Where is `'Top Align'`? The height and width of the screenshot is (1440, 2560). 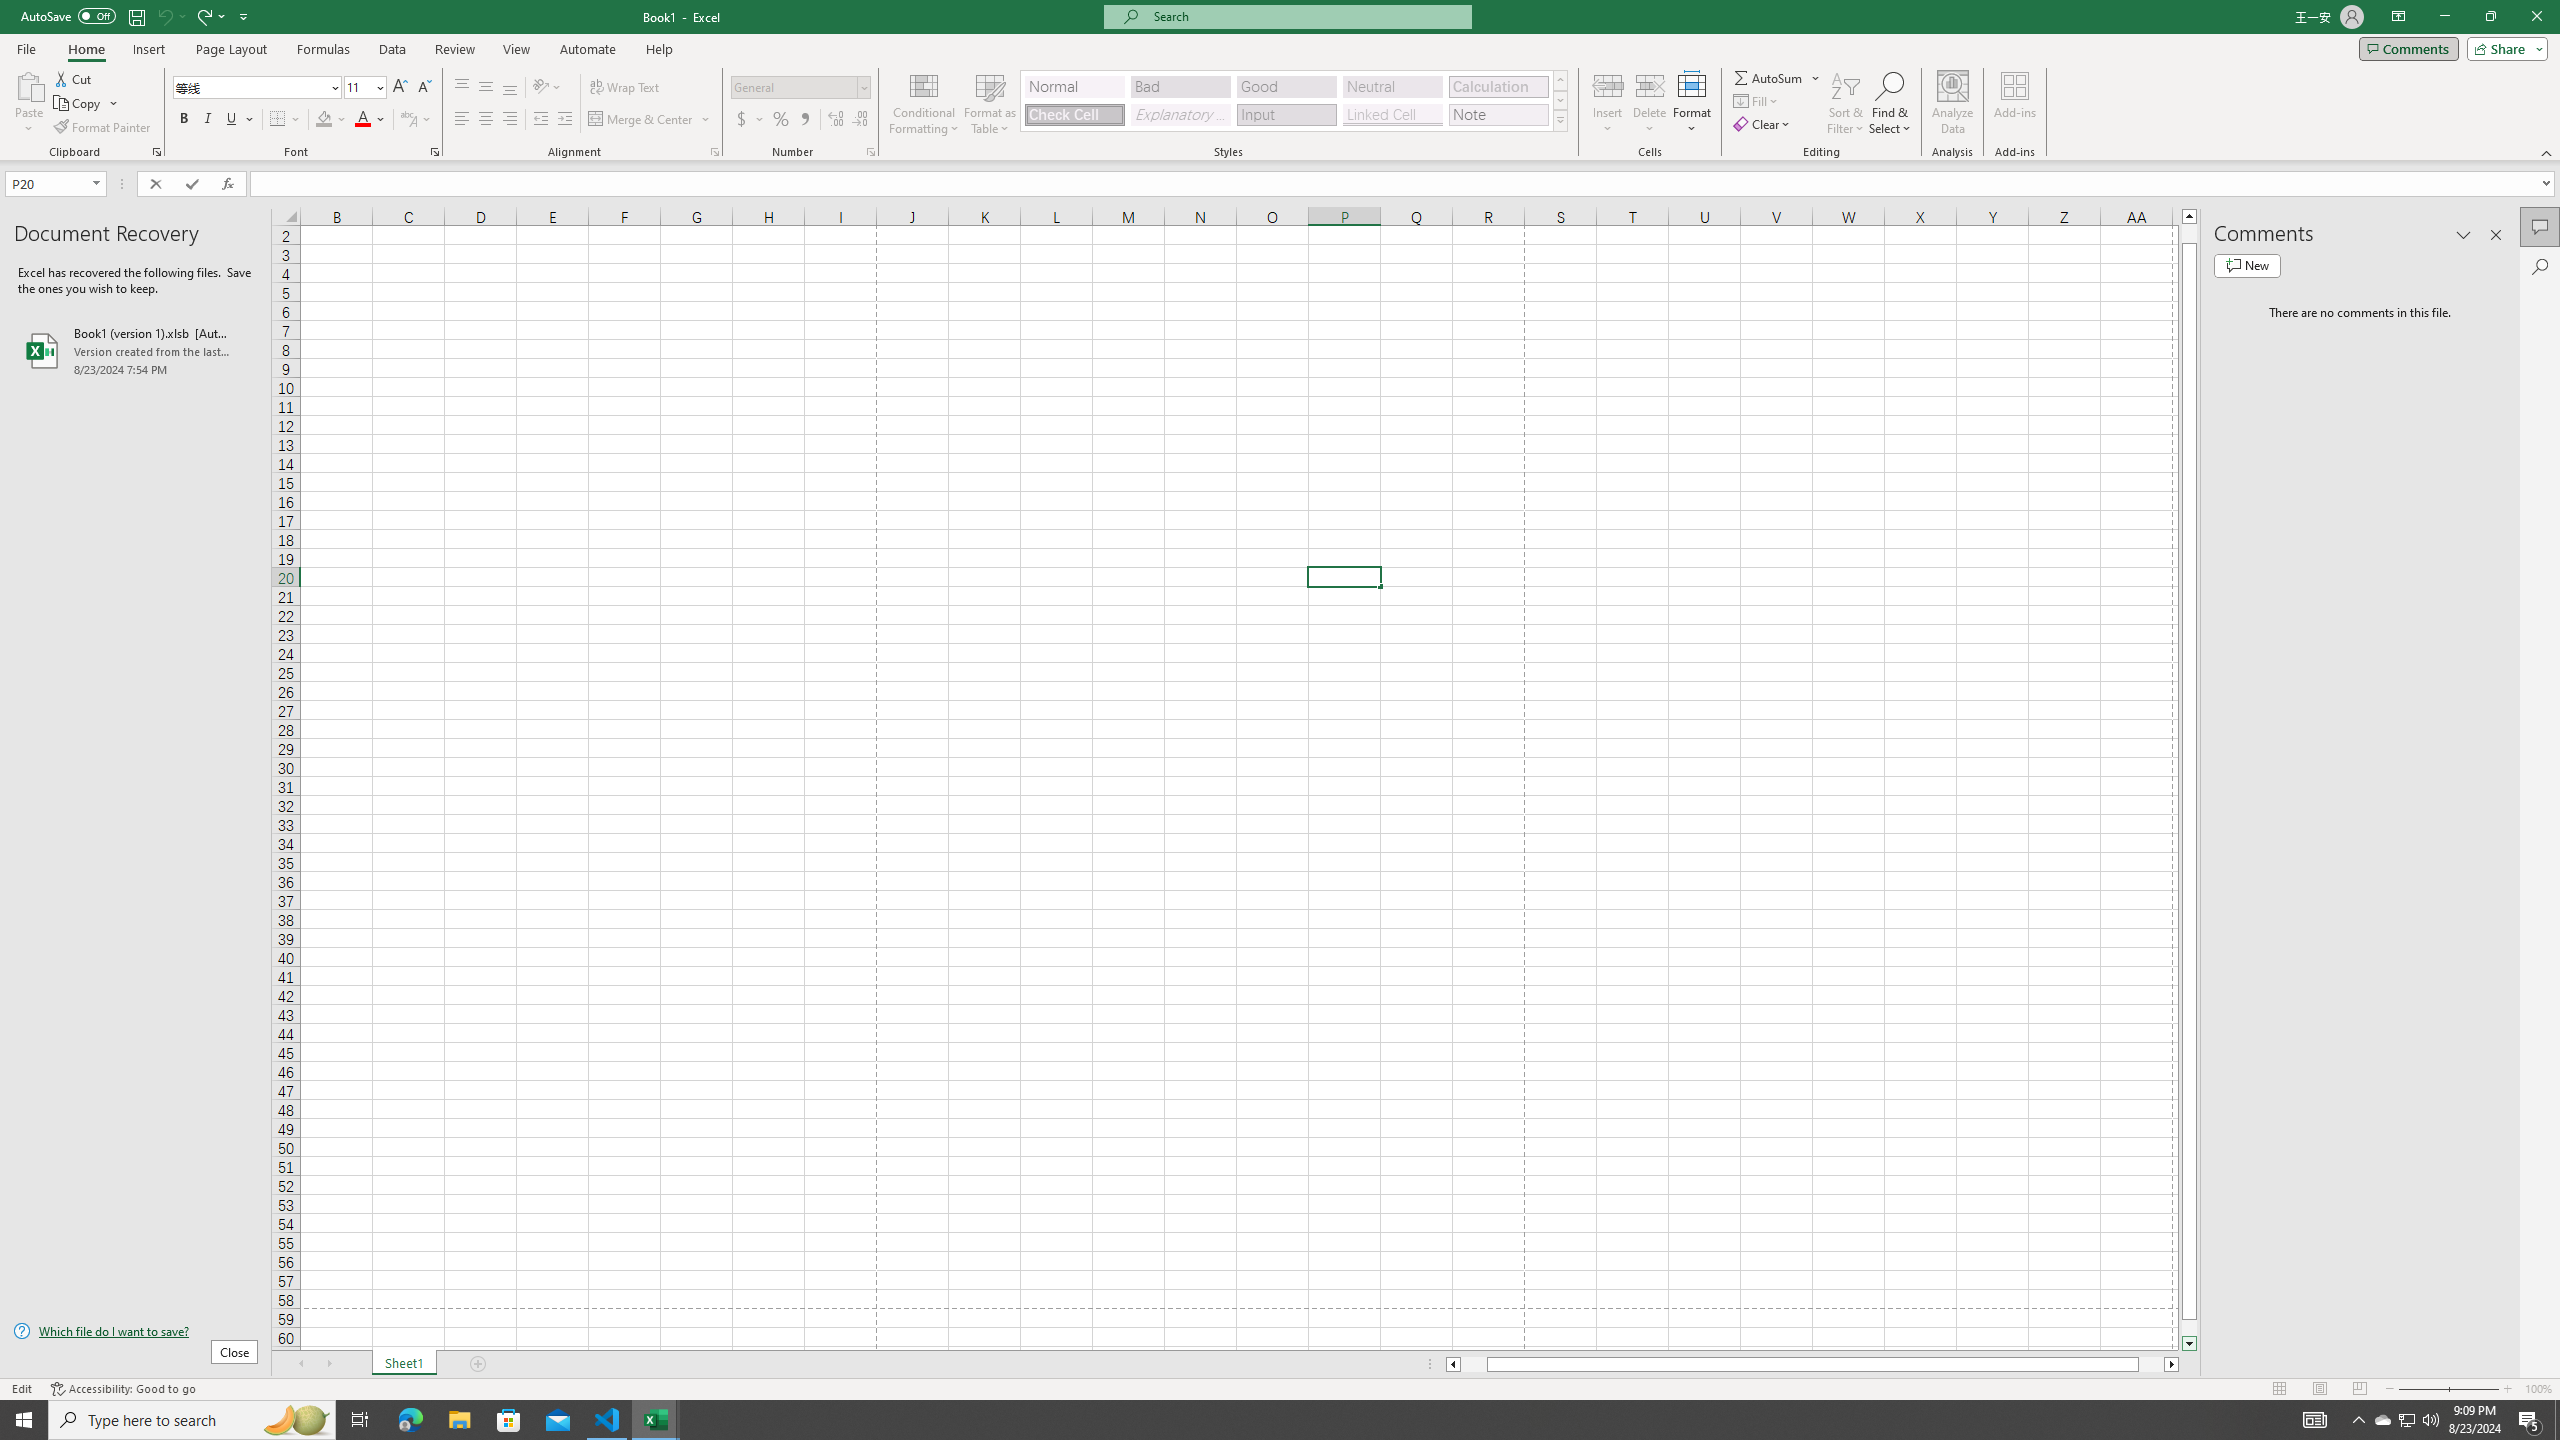 'Top Align' is located at coordinates (461, 87).